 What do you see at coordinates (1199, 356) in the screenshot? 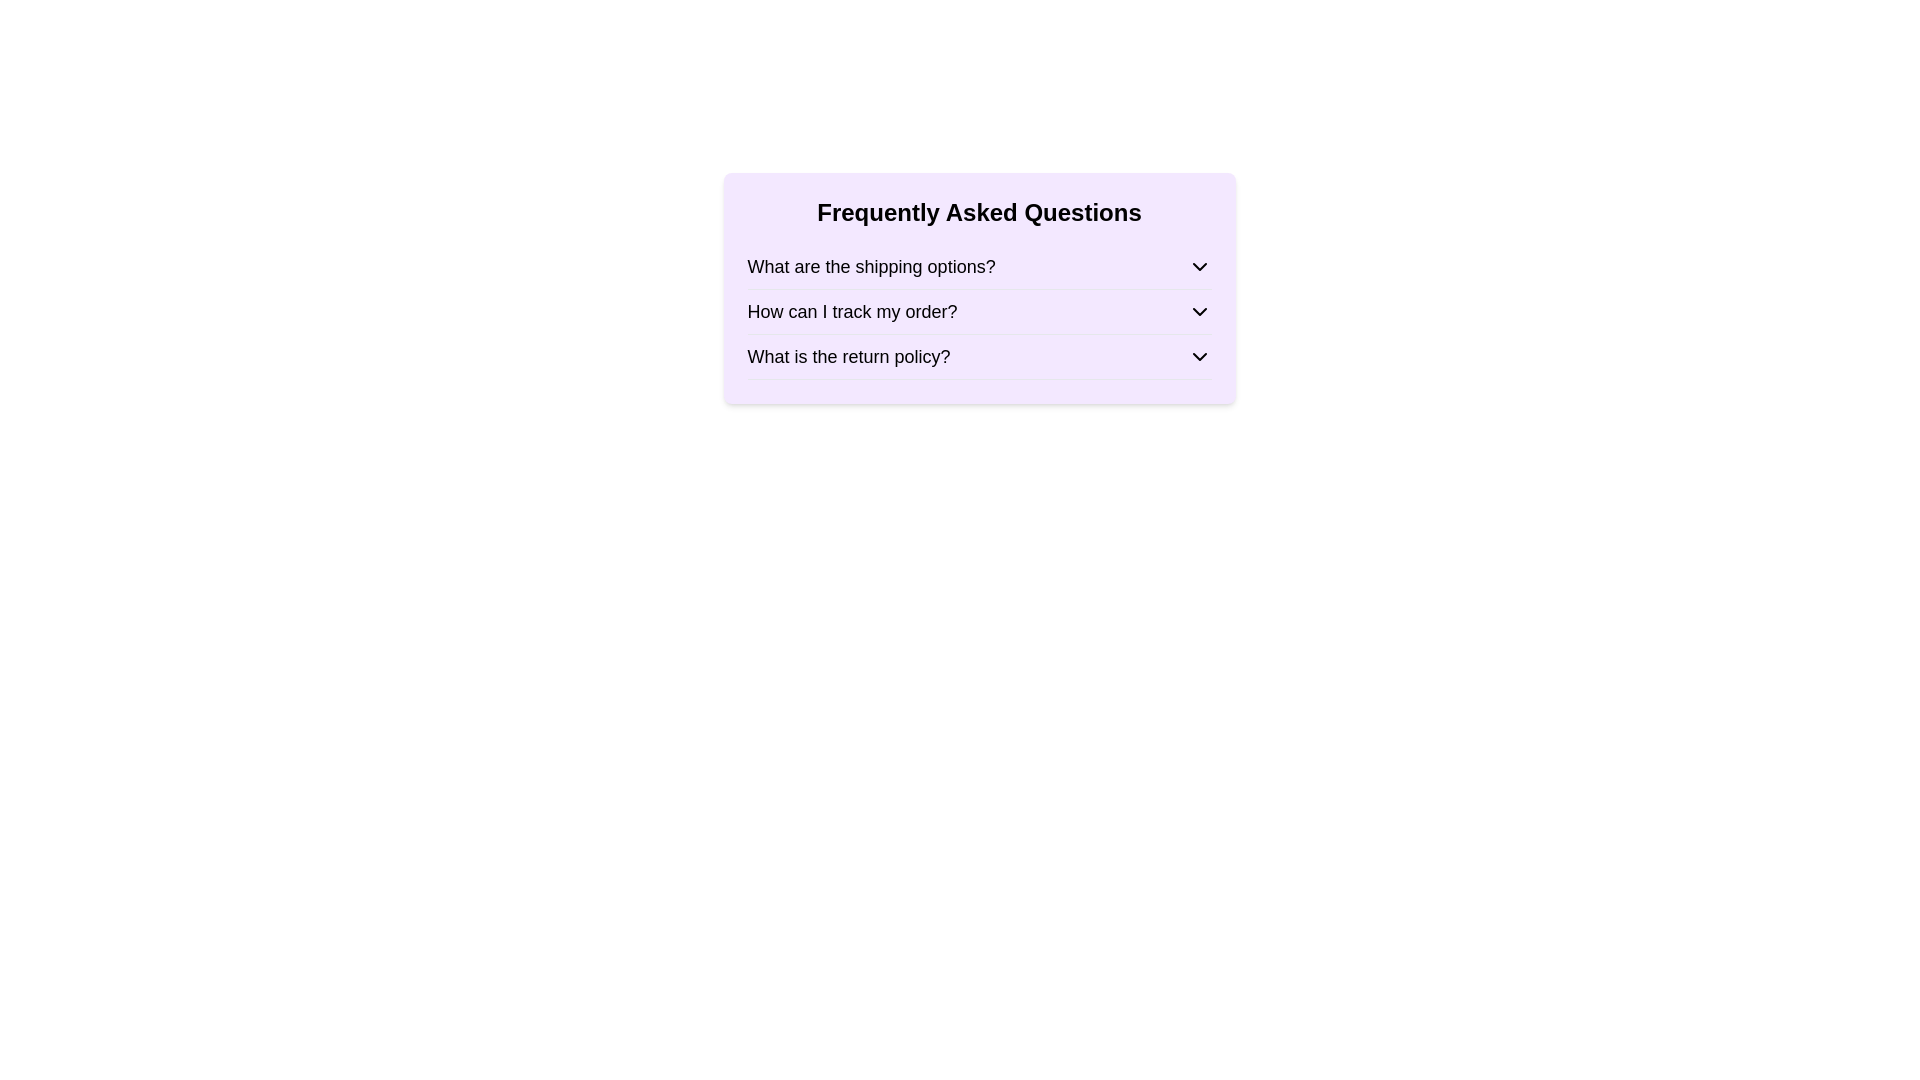
I see `the outline-styled downward chevron icon indicating a dropdown menu in the FAQ section, located to the right of the text 'What is the return policy?' in the third row` at bounding box center [1199, 356].